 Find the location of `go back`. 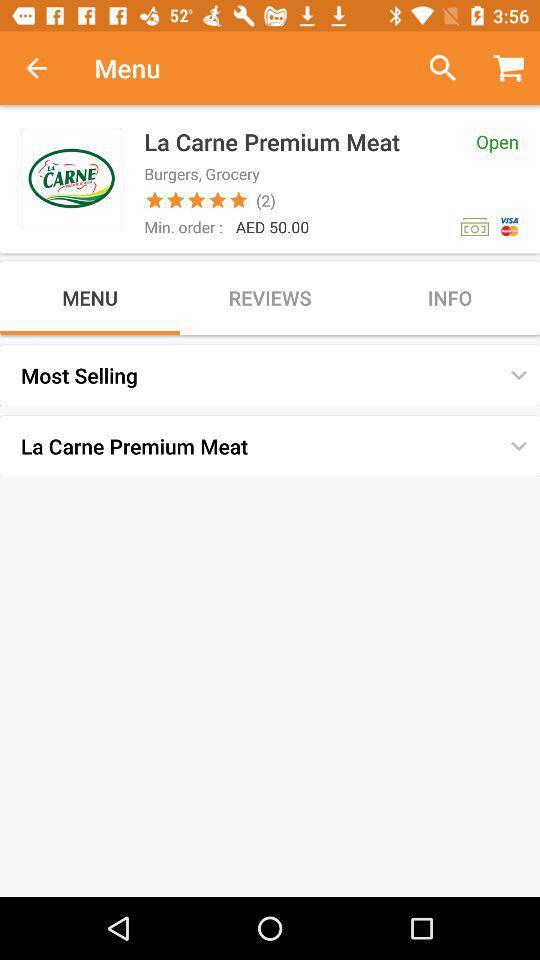

go back is located at coordinates (47, 68).